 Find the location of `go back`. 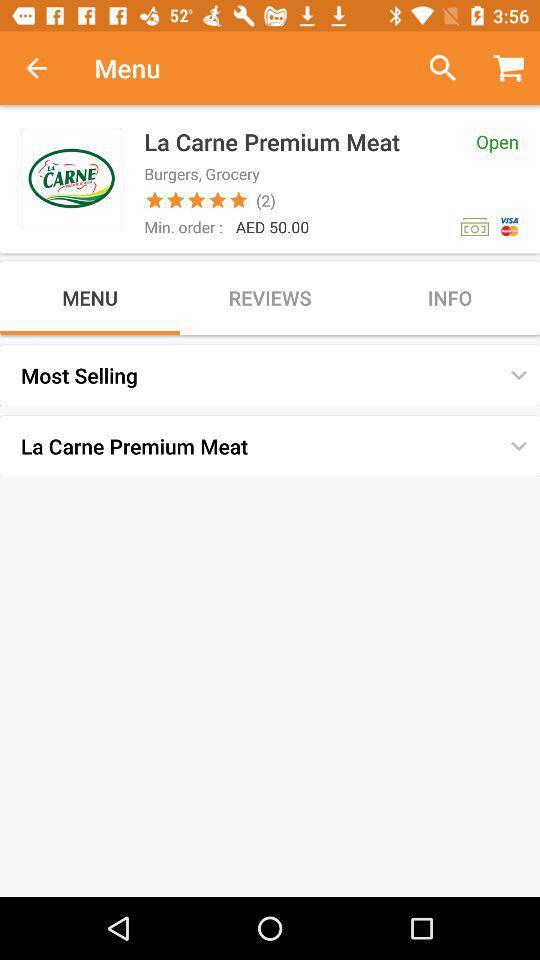

go back is located at coordinates (47, 68).